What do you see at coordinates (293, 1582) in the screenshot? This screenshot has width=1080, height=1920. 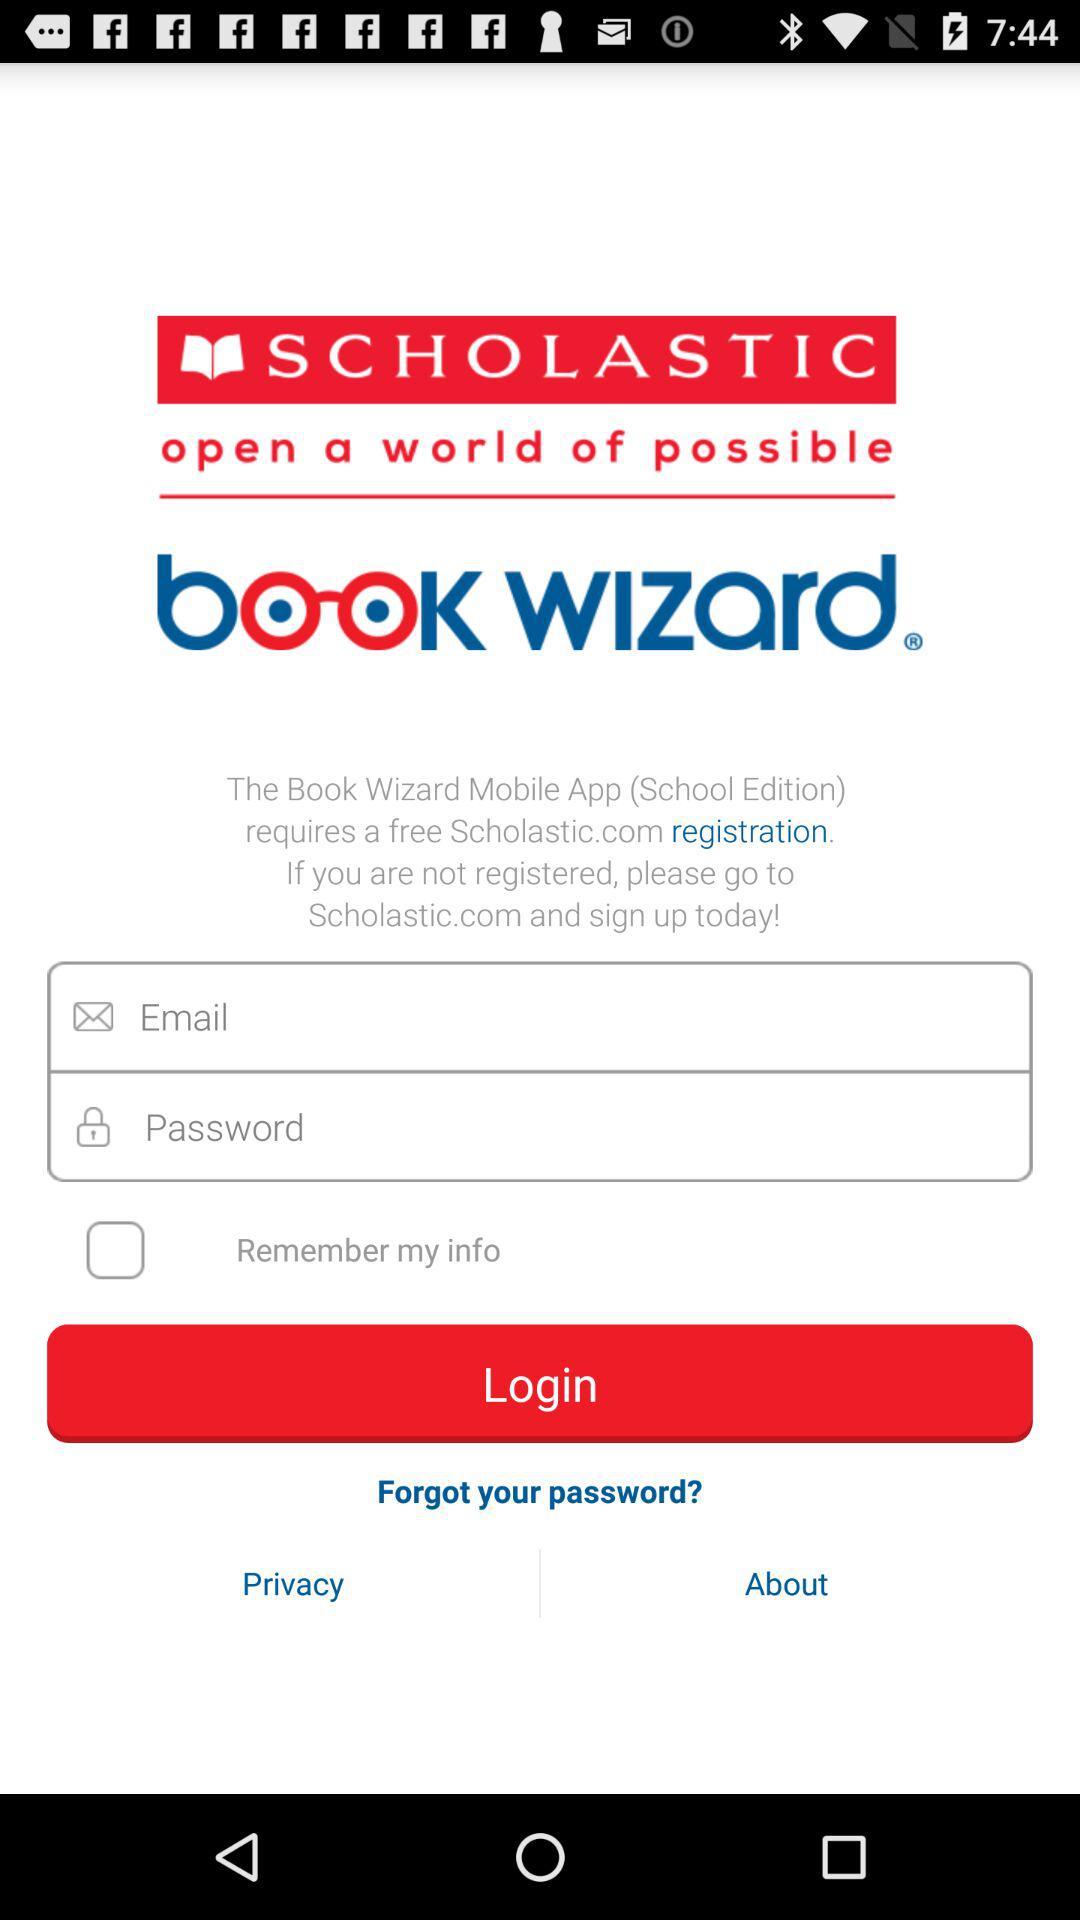 I see `the item at the bottom left corner` at bounding box center [293, 1582].